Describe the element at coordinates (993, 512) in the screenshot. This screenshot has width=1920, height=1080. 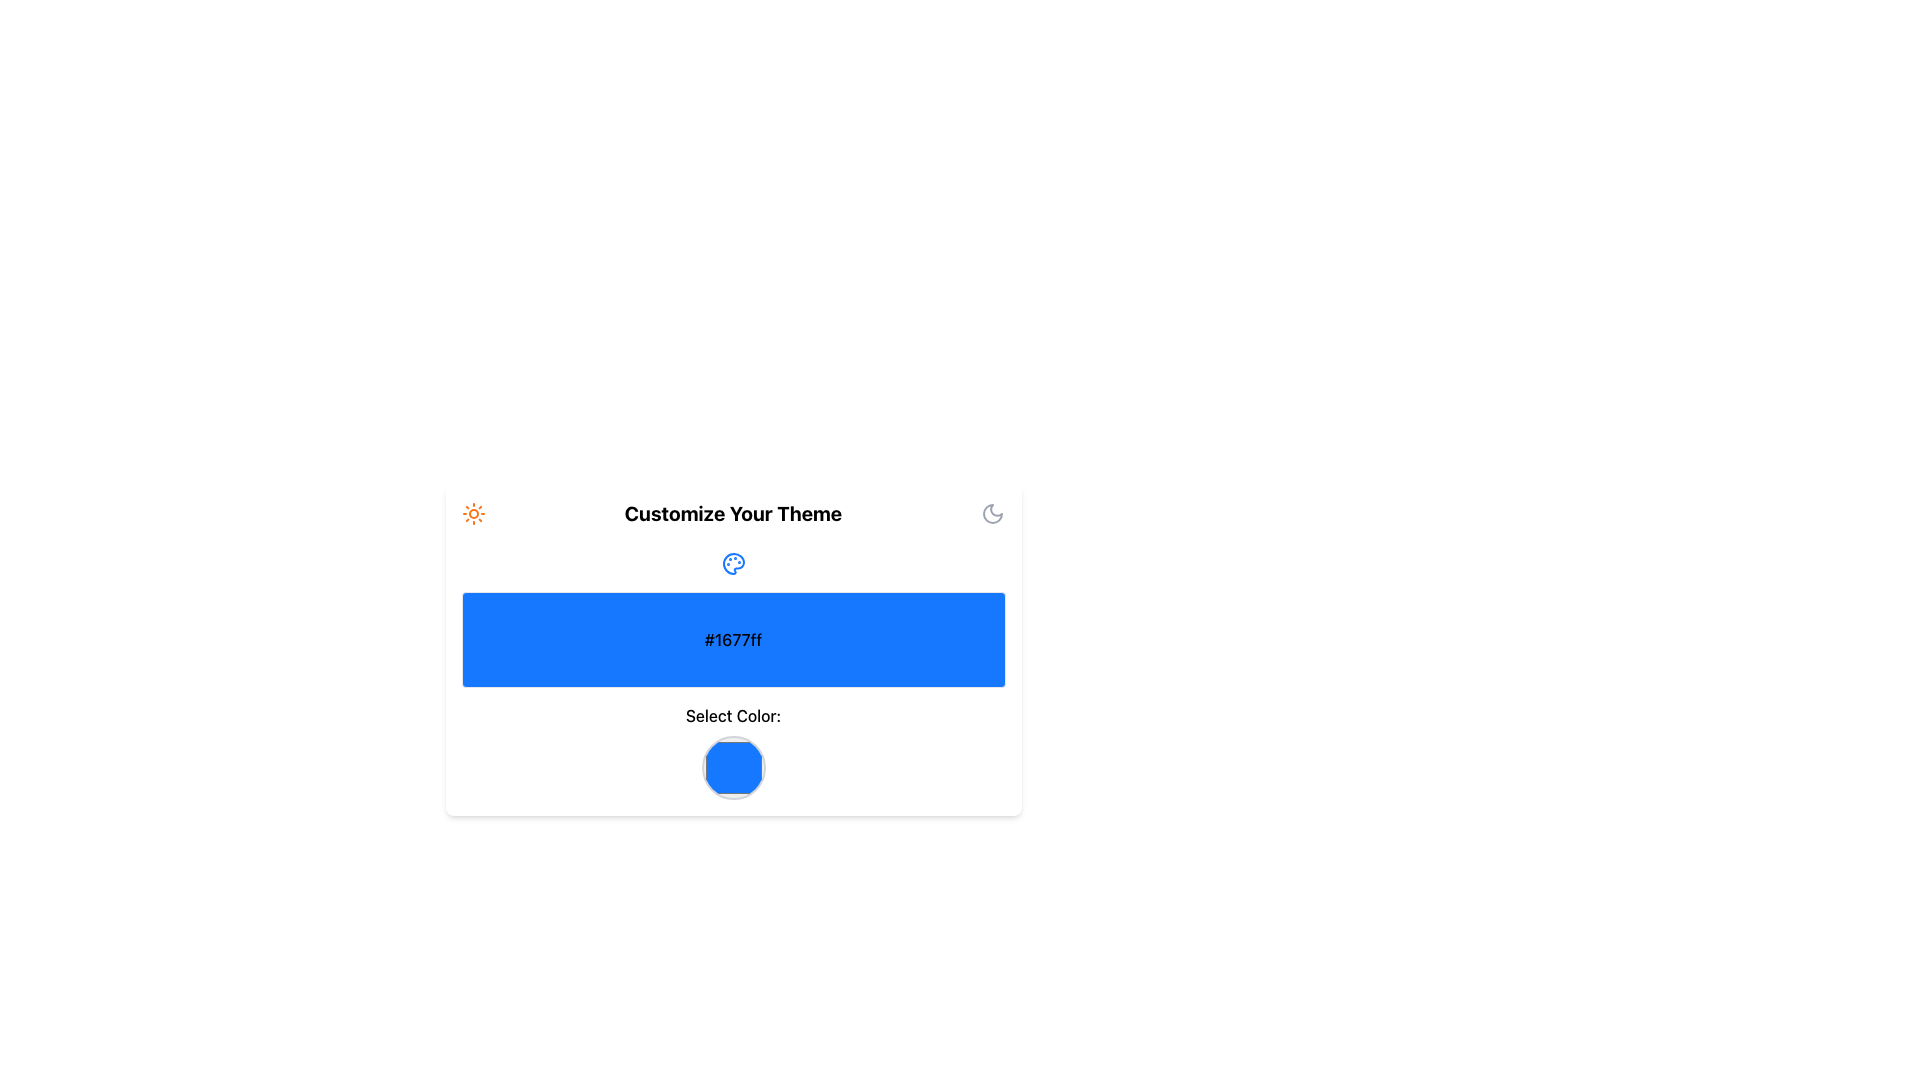
I see `the crescent moon icon representing the night mode toggle in the top right corner of the theme customization interface` at that location.